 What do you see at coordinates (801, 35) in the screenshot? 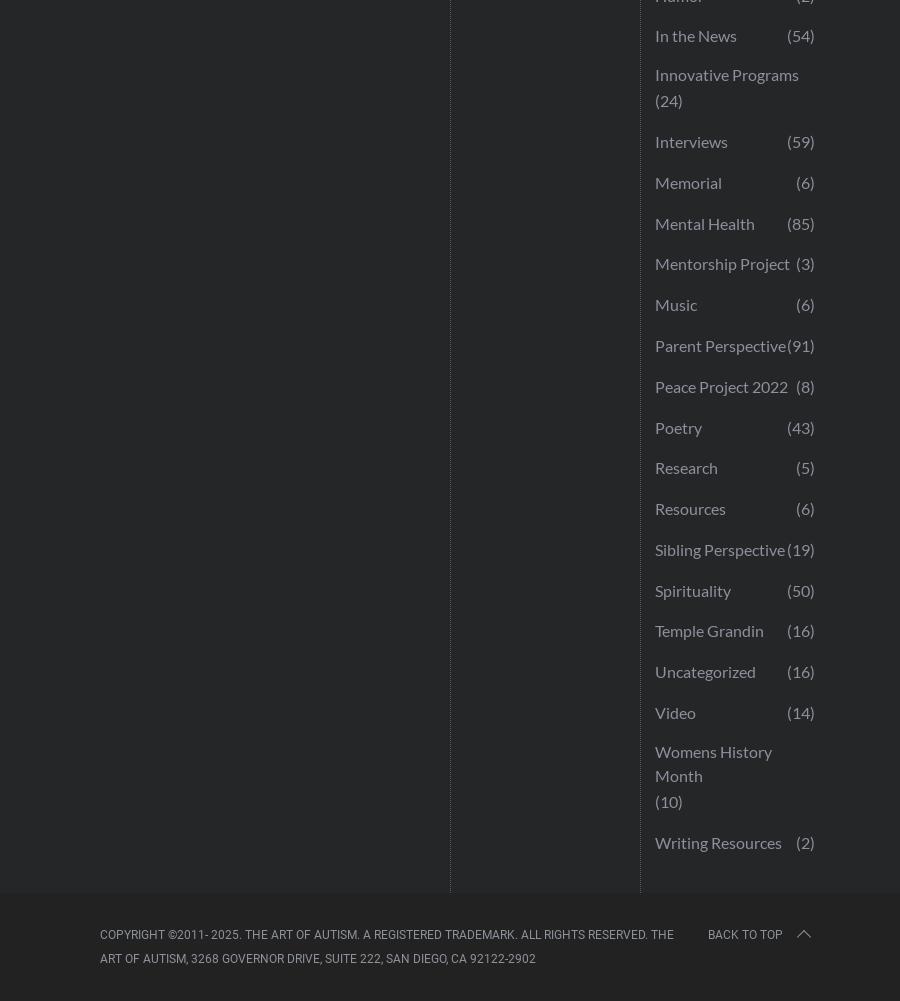
I see `'(54)'` at bounding box center [801, 35].